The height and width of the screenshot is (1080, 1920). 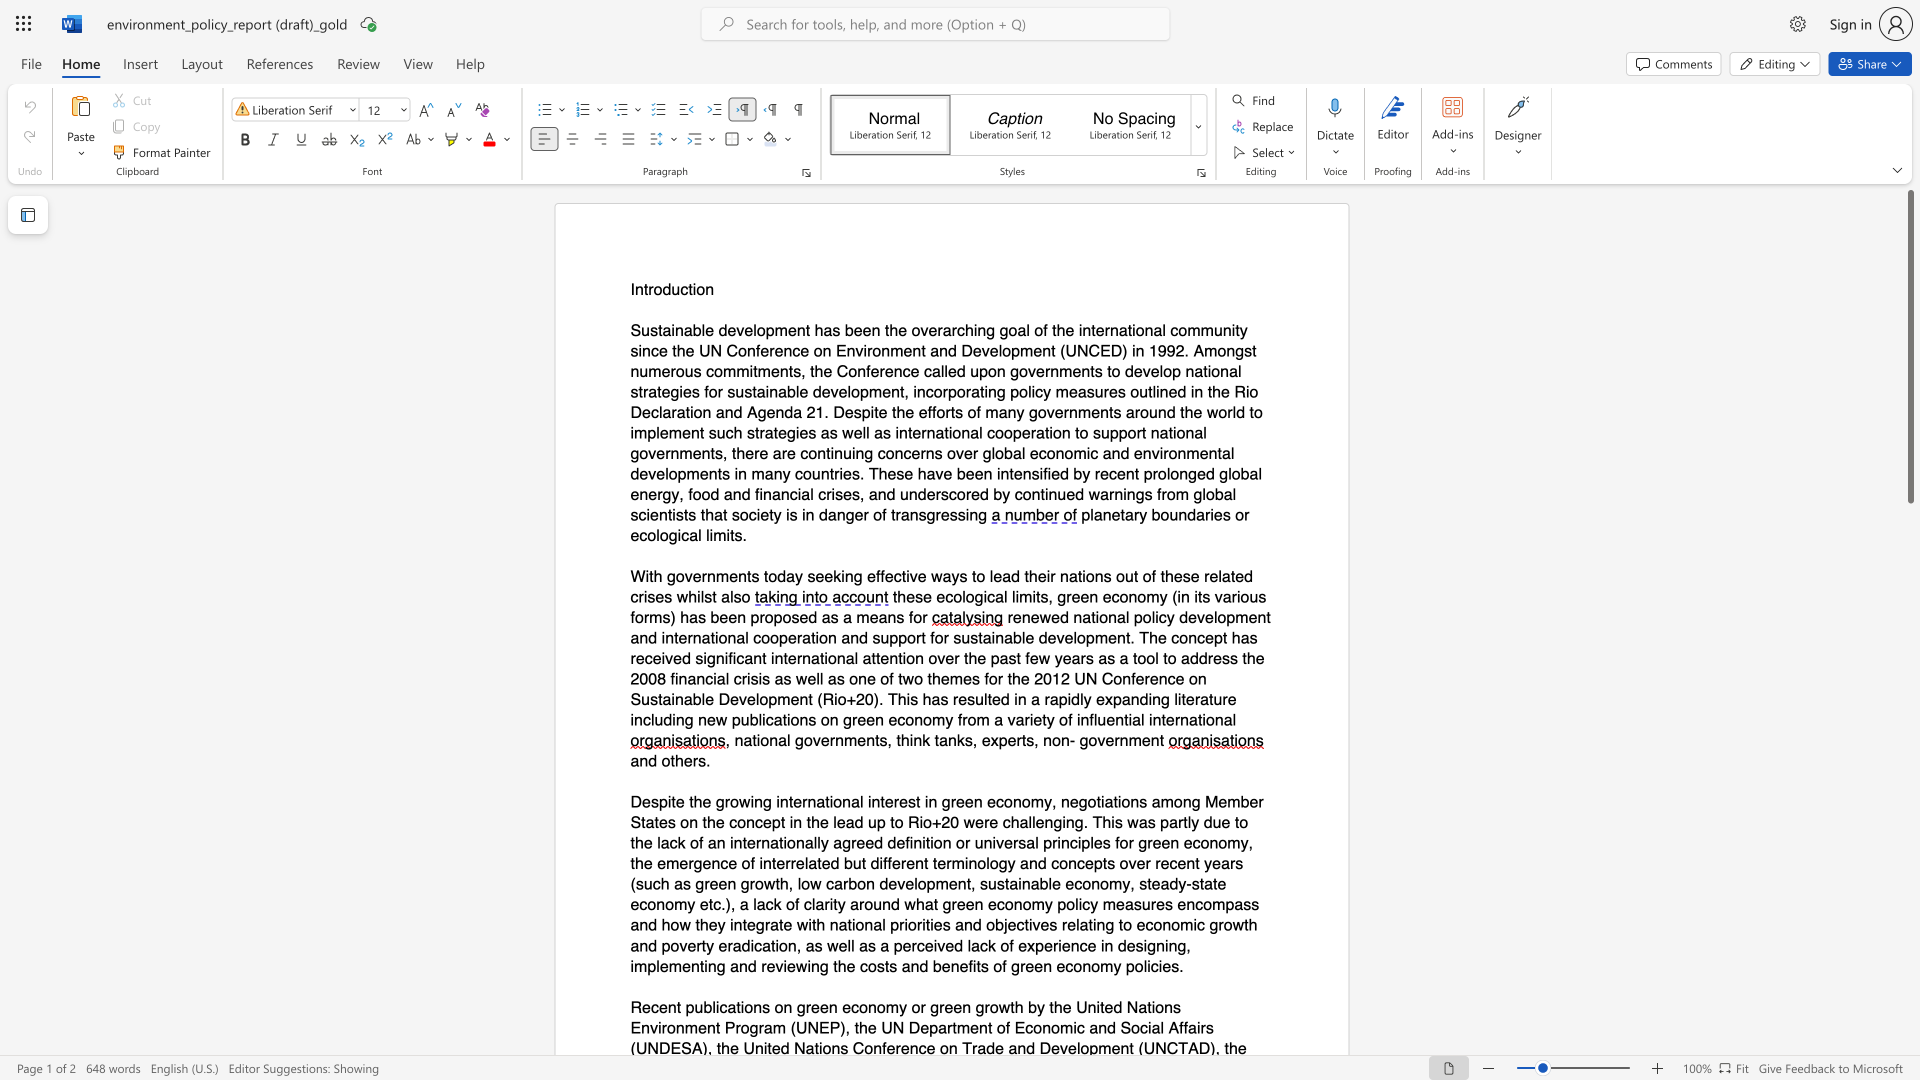 What do you see at coordinates (1909, 740) in the screenshot?
I see `the page's right scrollbar for downward movement` at bounding box center [1909, 740].